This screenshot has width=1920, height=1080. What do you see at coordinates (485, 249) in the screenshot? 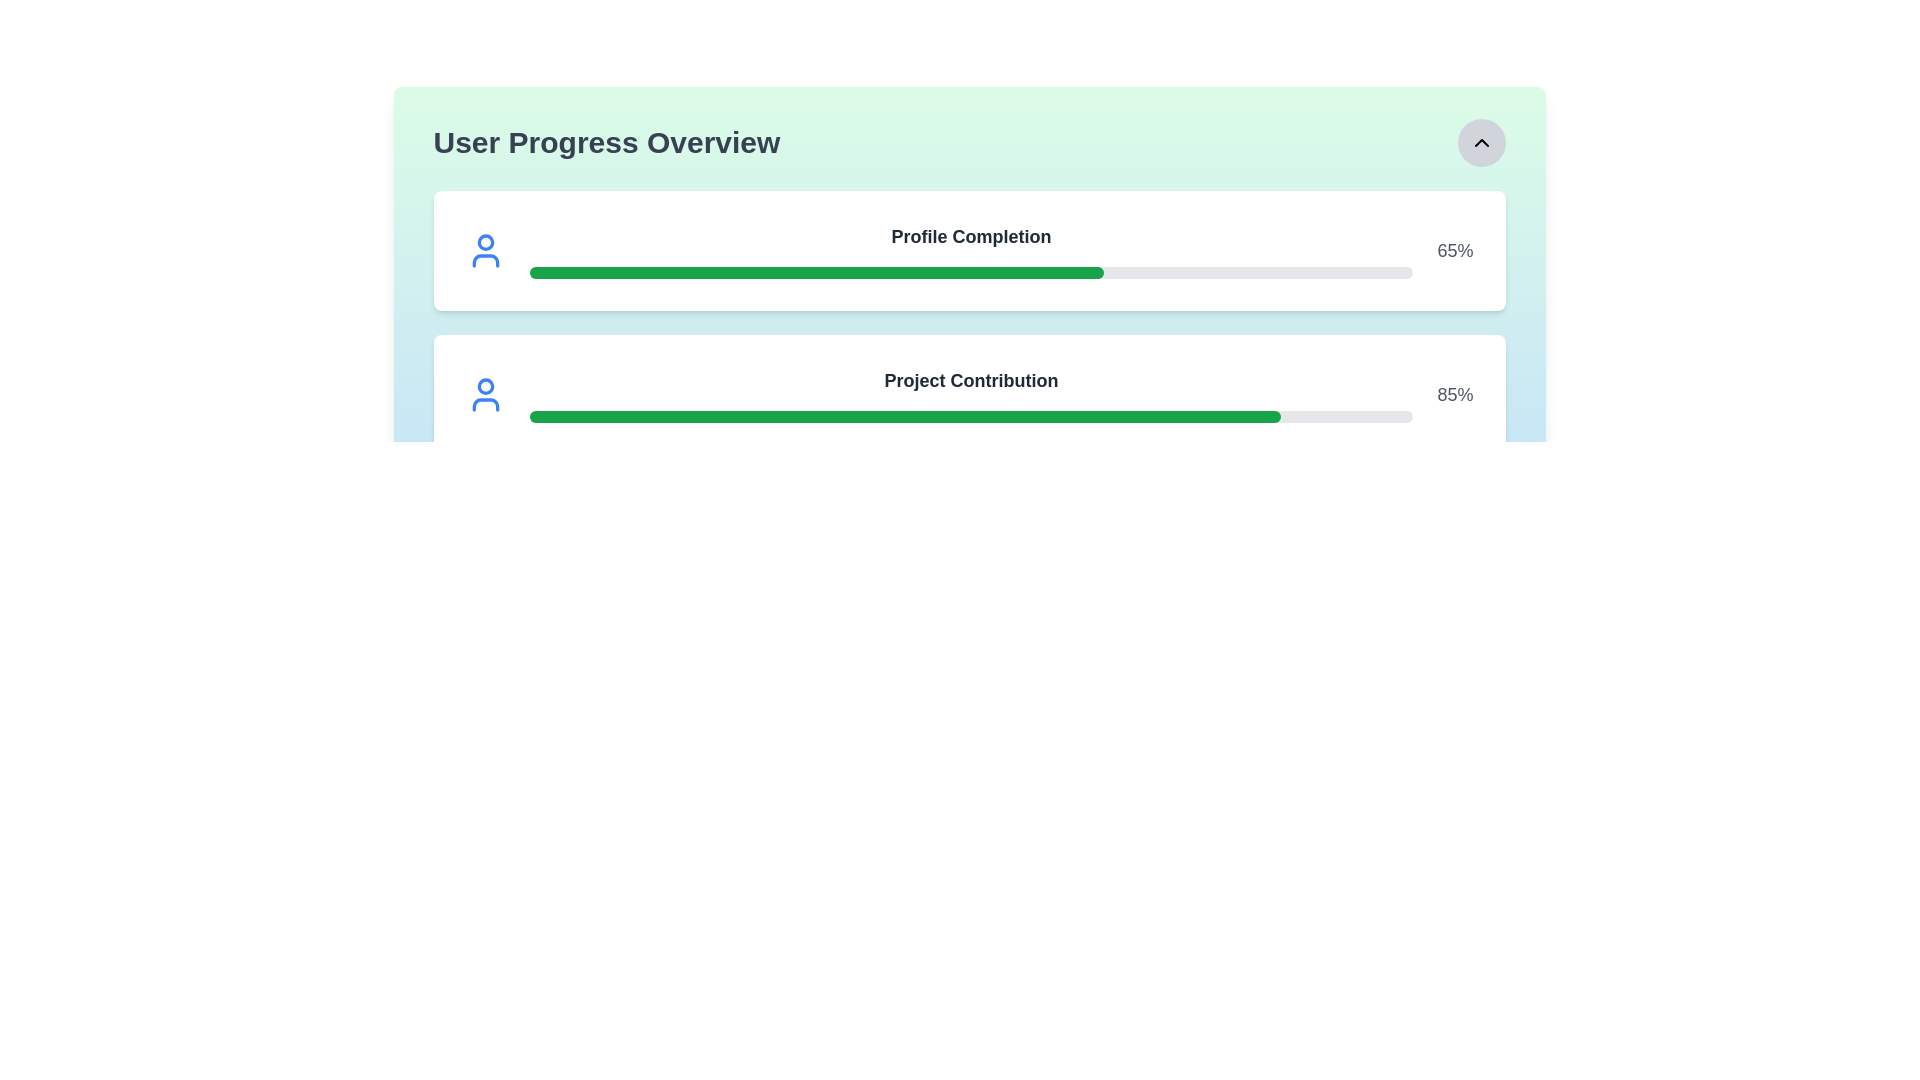
I see `the user profile icon, which is a blue circular icon representing a head and shoulders, located in the first card of the User Progress Overview section` at bounding box center [485, 249].